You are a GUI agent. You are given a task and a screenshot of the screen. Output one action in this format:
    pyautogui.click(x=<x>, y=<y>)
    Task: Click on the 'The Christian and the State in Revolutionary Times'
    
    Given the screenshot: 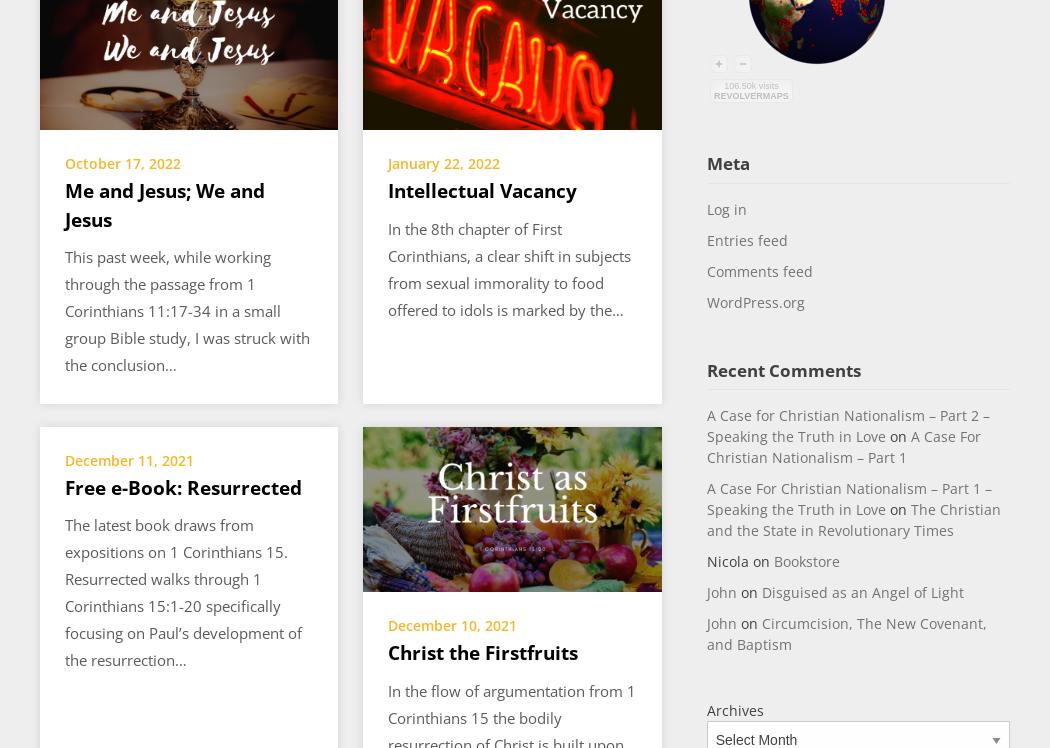 What is the action you would take?
    pyautogui.click(x=706, y=519)
    